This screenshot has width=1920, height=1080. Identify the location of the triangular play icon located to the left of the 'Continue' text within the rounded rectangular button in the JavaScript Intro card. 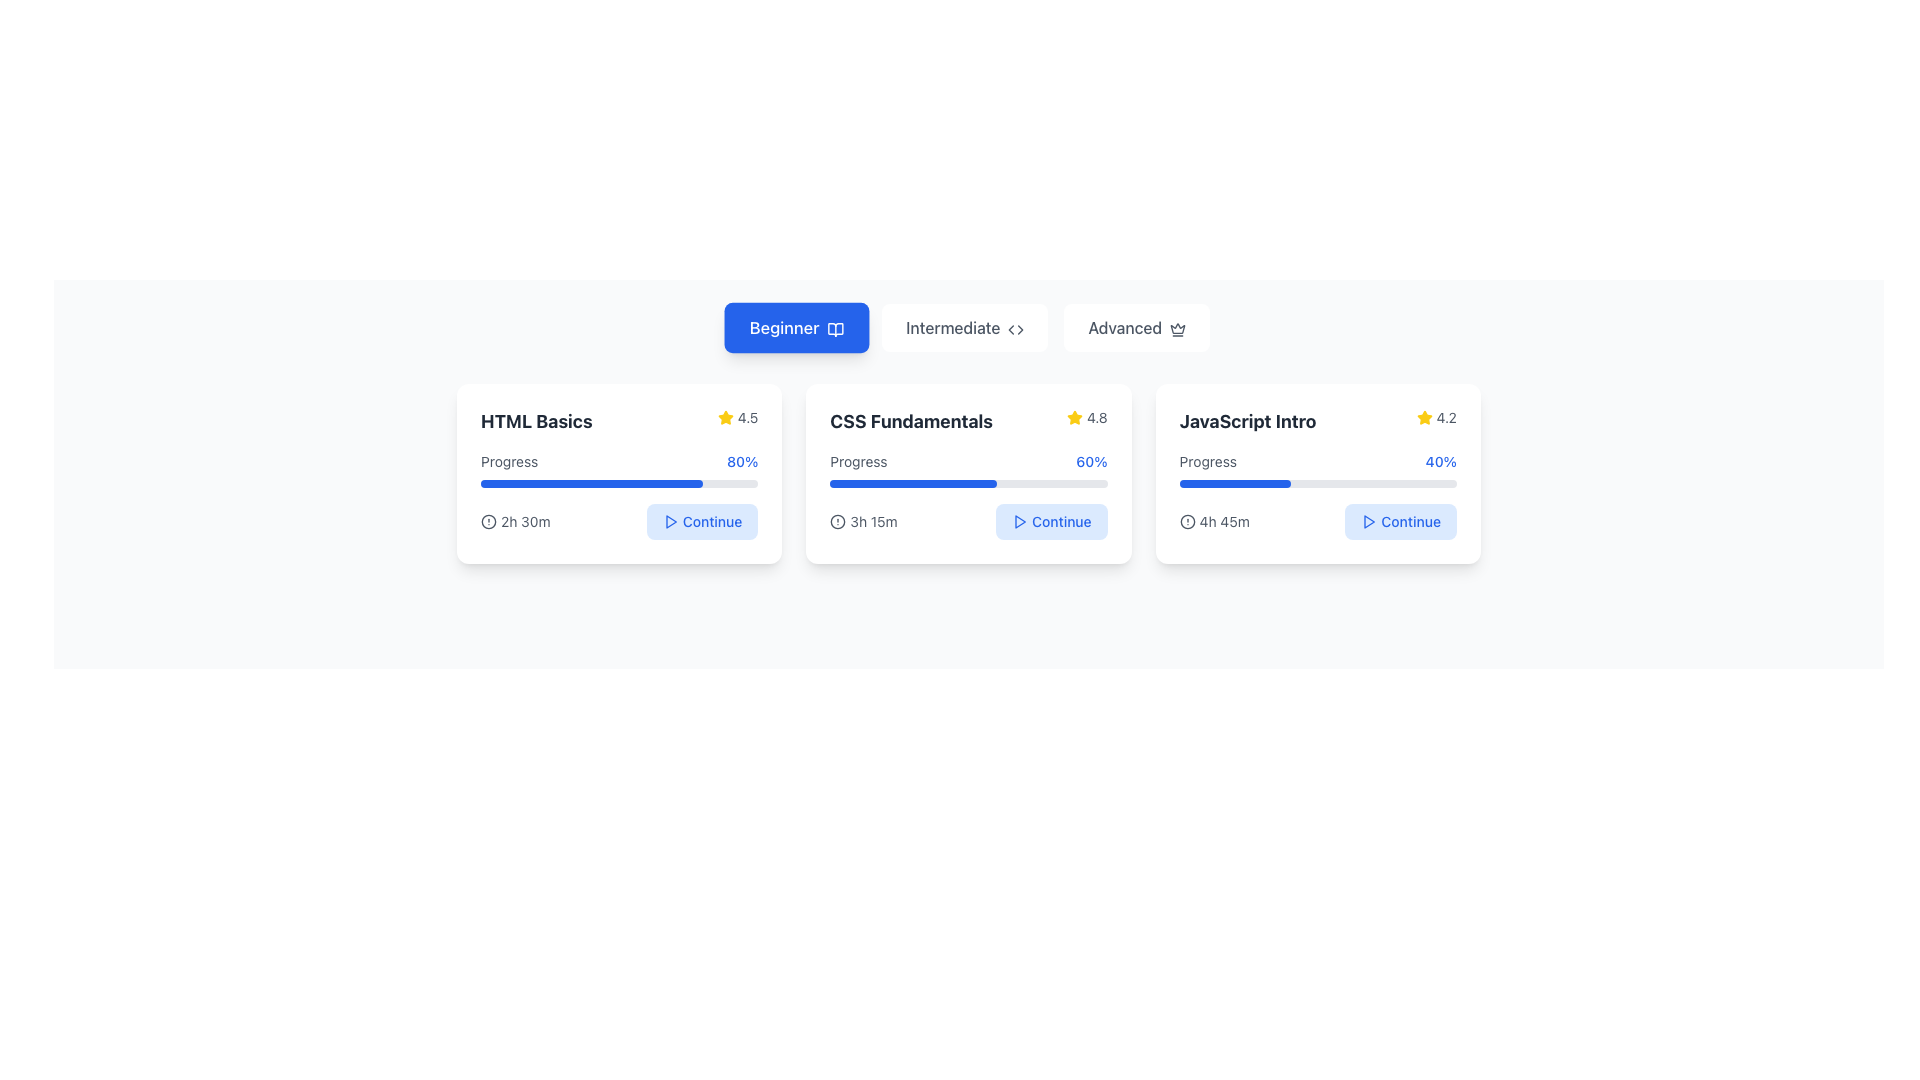
(1368, 520).